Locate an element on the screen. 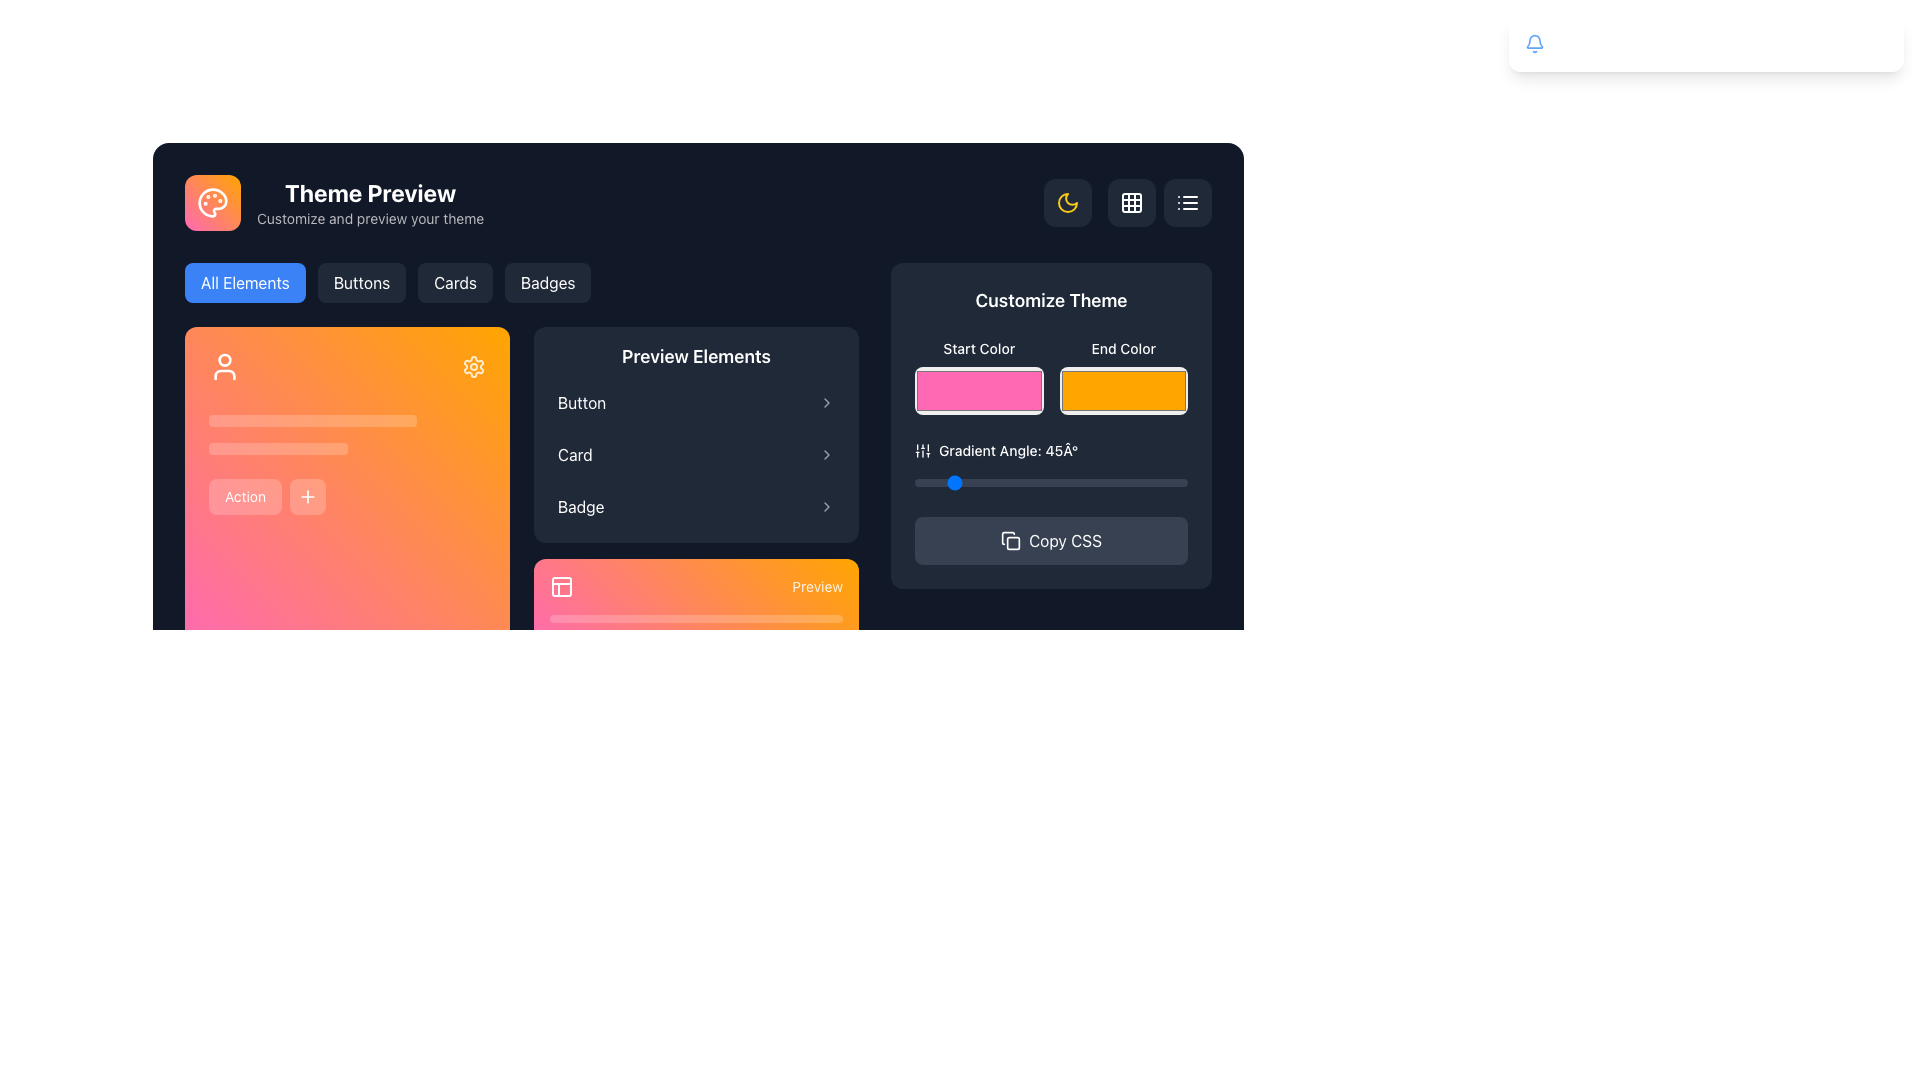 This screenshot has width=1920, height=1080. the decorative icon representing adjustment functionality for settings related to gradients or themes in the 'Customize Theme' panel, located at the top-left corner of the 'Gradient Angle: 45°' section is located at coordinates (921, 451).